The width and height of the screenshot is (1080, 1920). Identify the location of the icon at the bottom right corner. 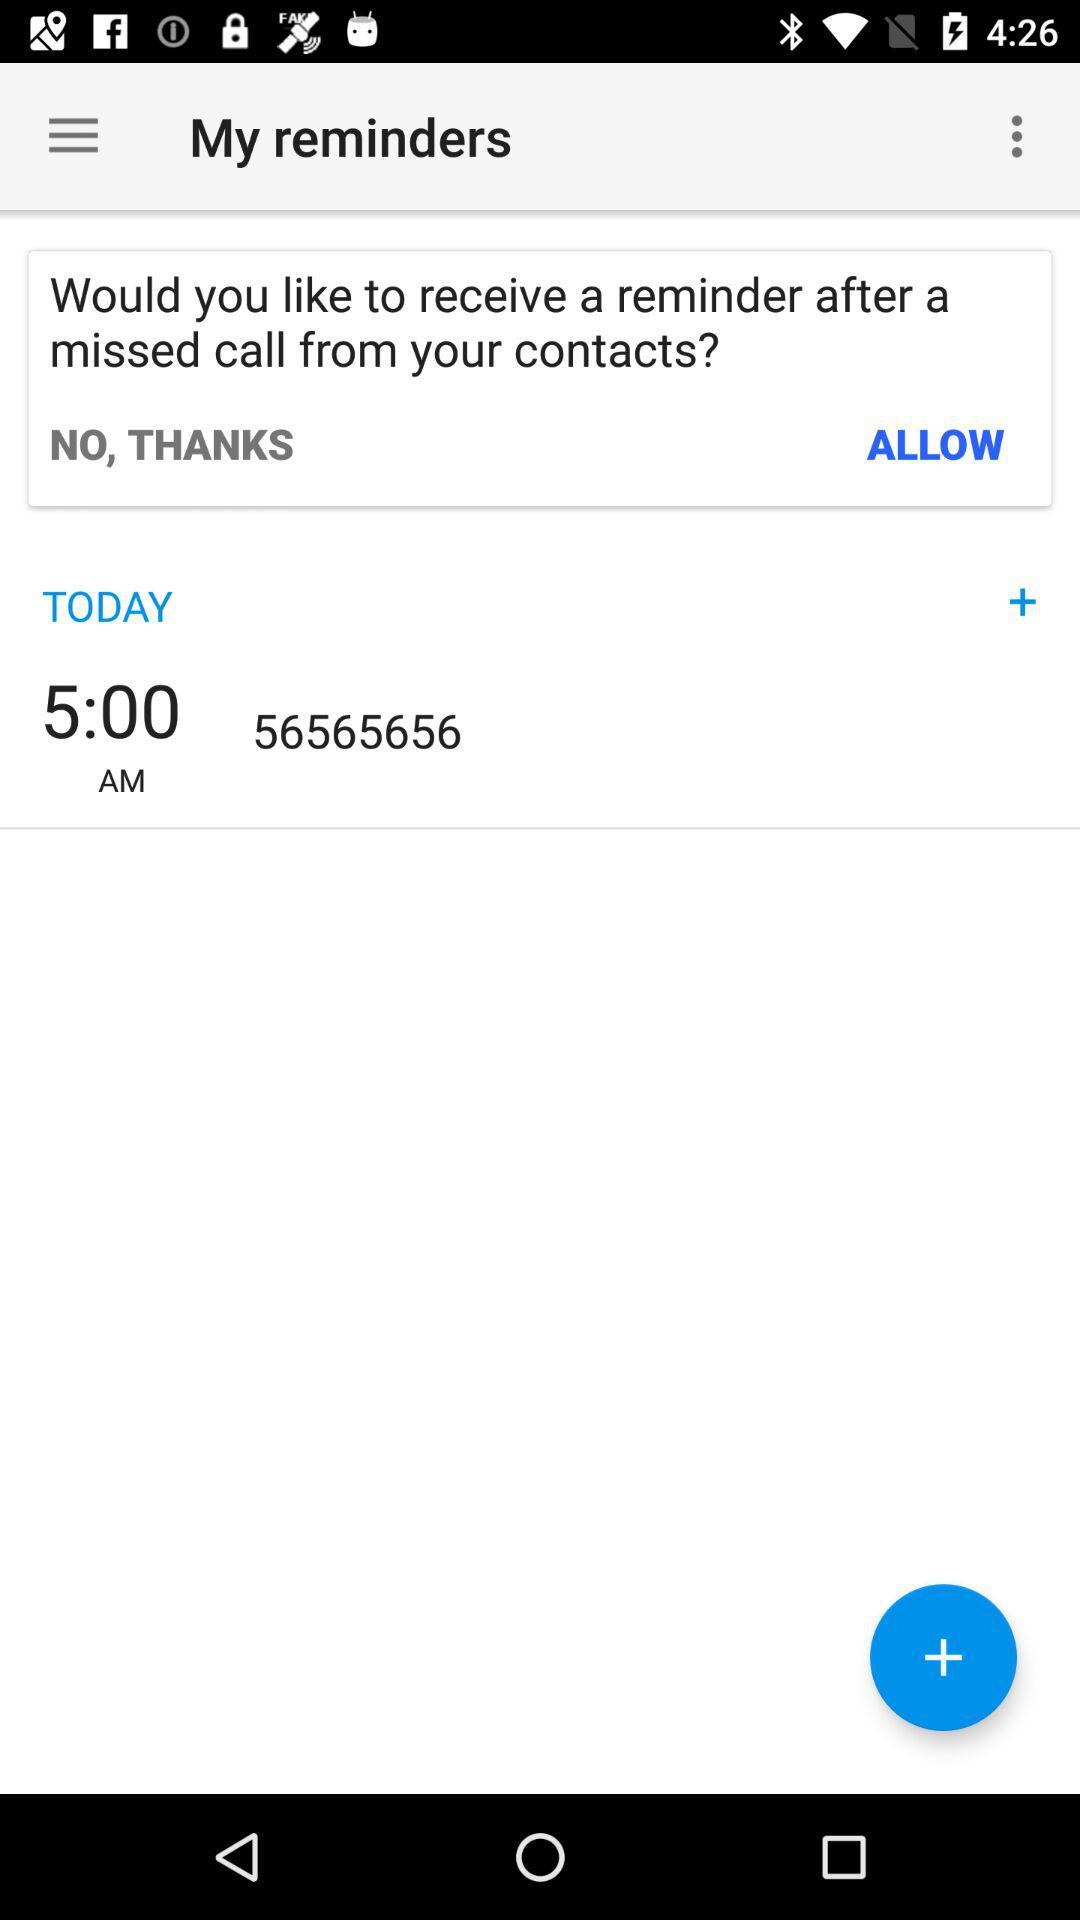
(943, 1657).